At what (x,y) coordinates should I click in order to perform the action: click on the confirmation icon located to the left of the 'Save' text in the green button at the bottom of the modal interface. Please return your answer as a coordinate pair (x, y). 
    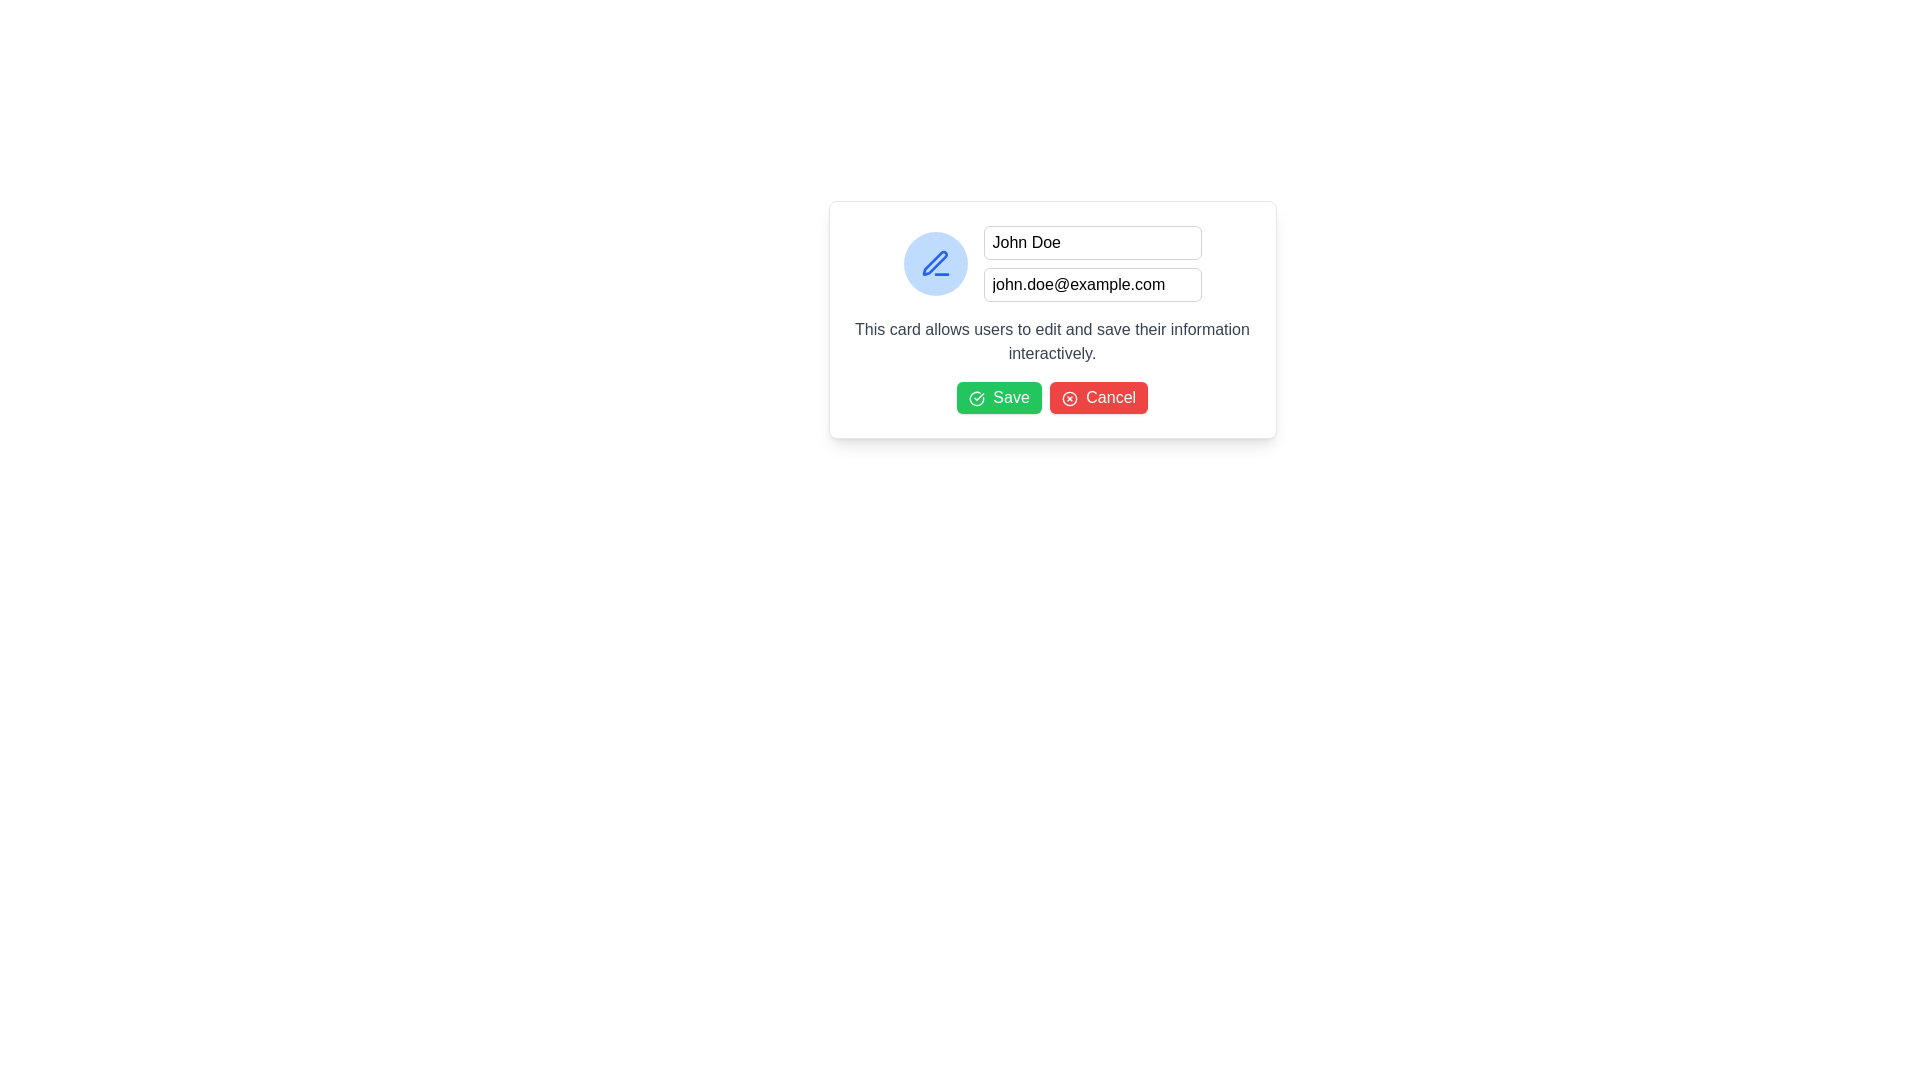
    Looking at the image, I should click on (976, 398).